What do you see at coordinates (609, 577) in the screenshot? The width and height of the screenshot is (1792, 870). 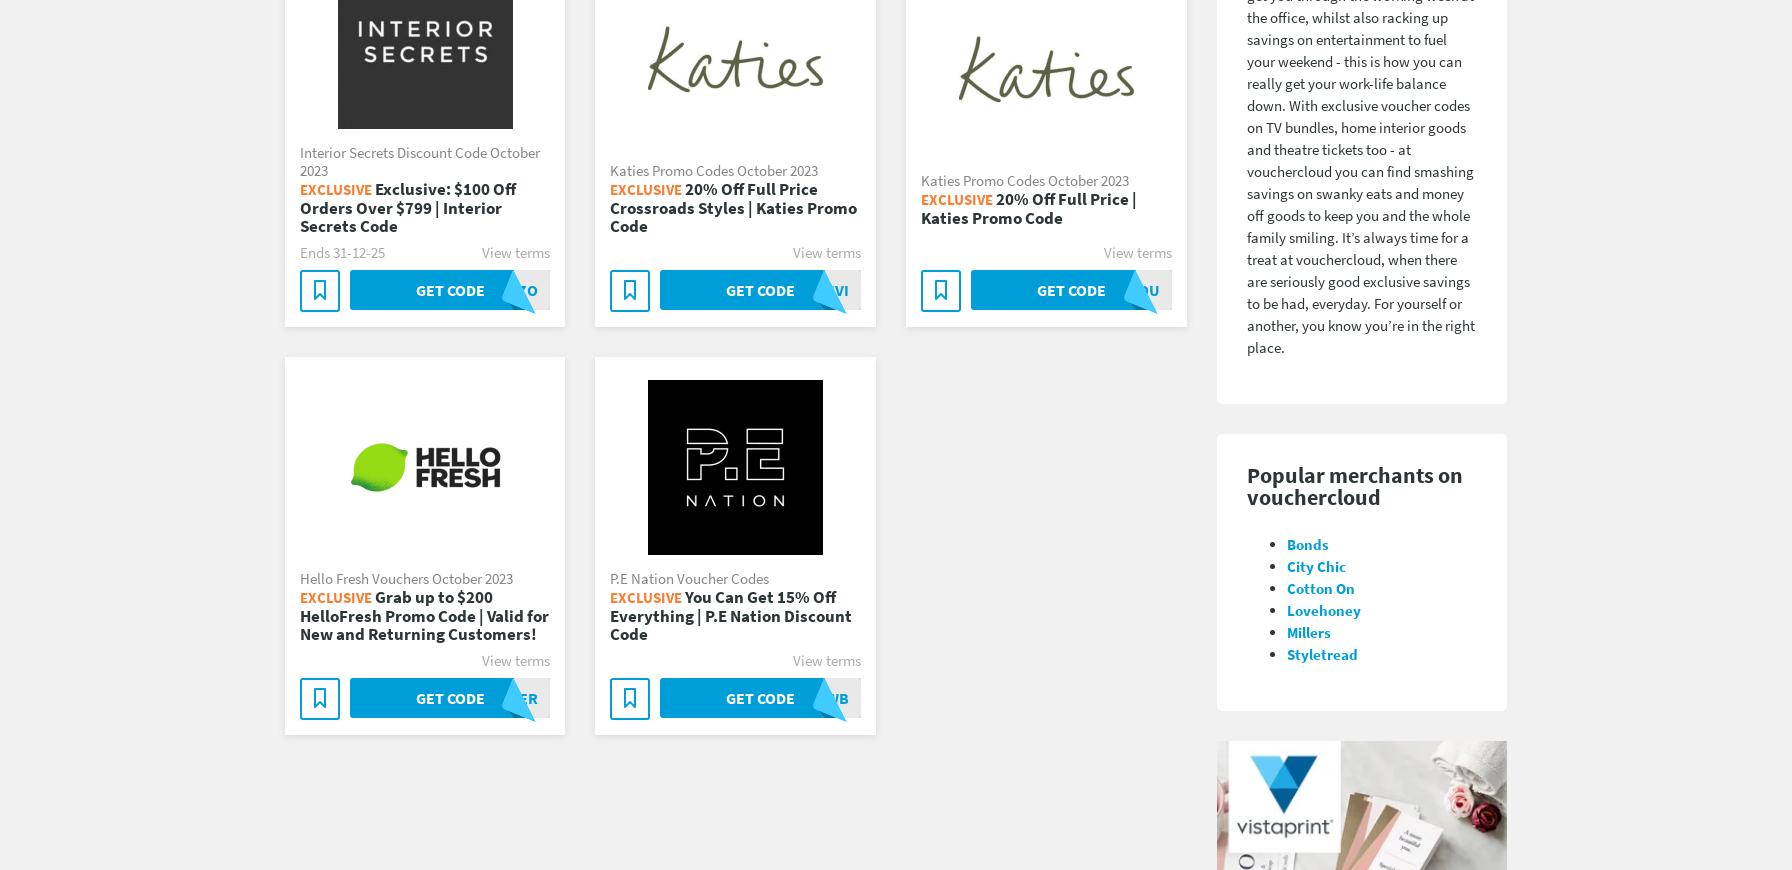 I see `'P.E Nation Voucher Codes'` at bounding box center [609, 577].